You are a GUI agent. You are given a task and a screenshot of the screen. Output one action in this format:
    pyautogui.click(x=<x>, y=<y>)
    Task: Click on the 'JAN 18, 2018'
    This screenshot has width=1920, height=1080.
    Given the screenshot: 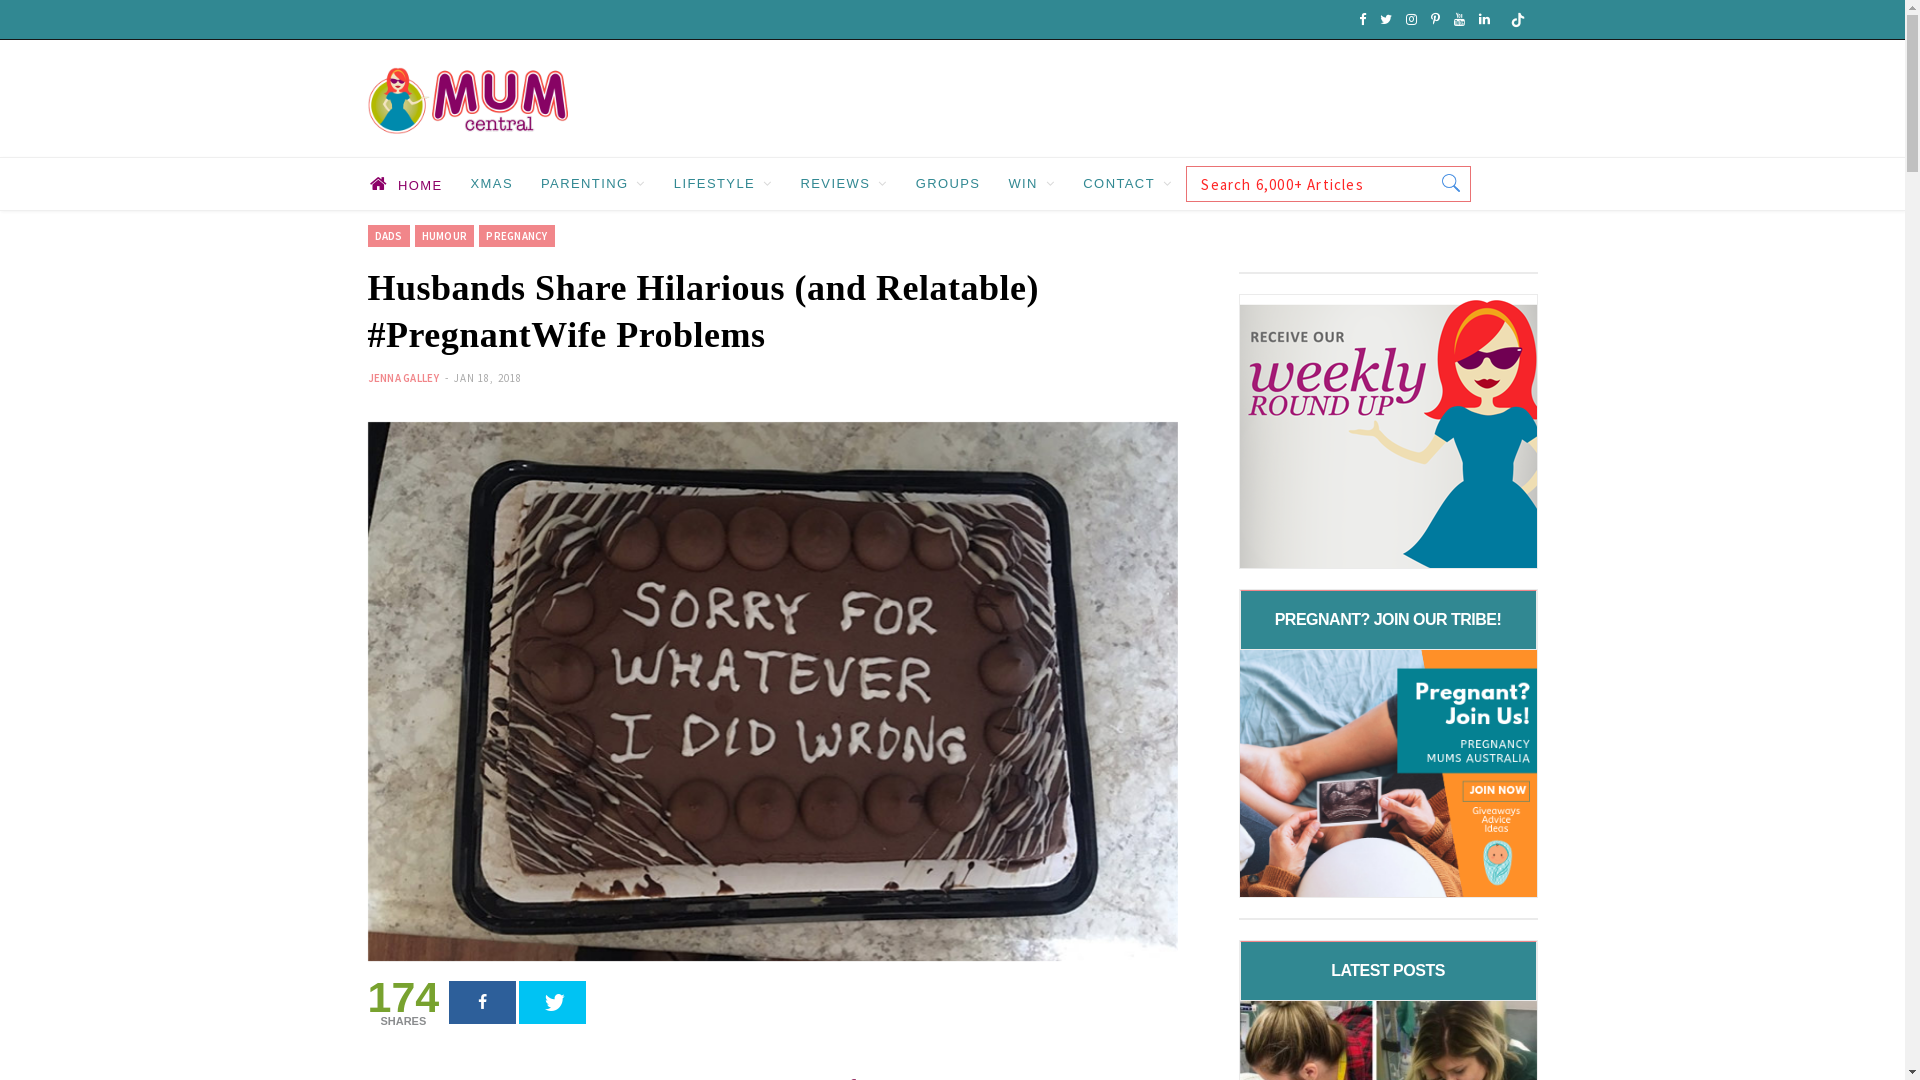 What is the action you would take?
    pyautogui.click(x=453, y=378)
    